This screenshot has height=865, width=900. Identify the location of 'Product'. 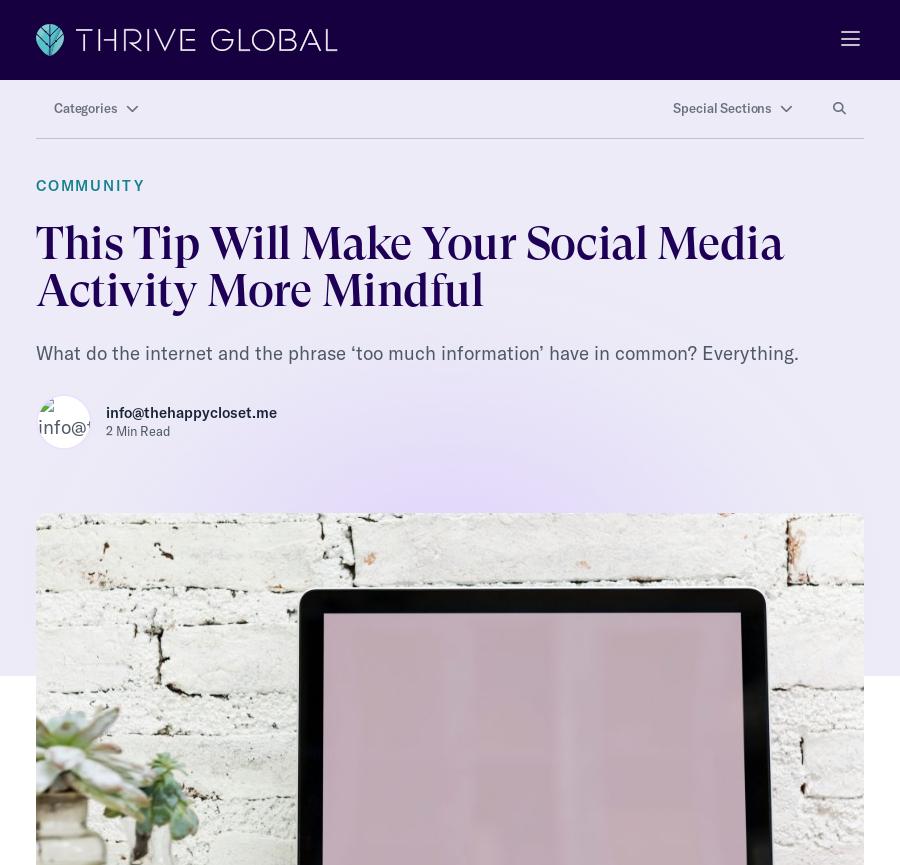
(63, 739).